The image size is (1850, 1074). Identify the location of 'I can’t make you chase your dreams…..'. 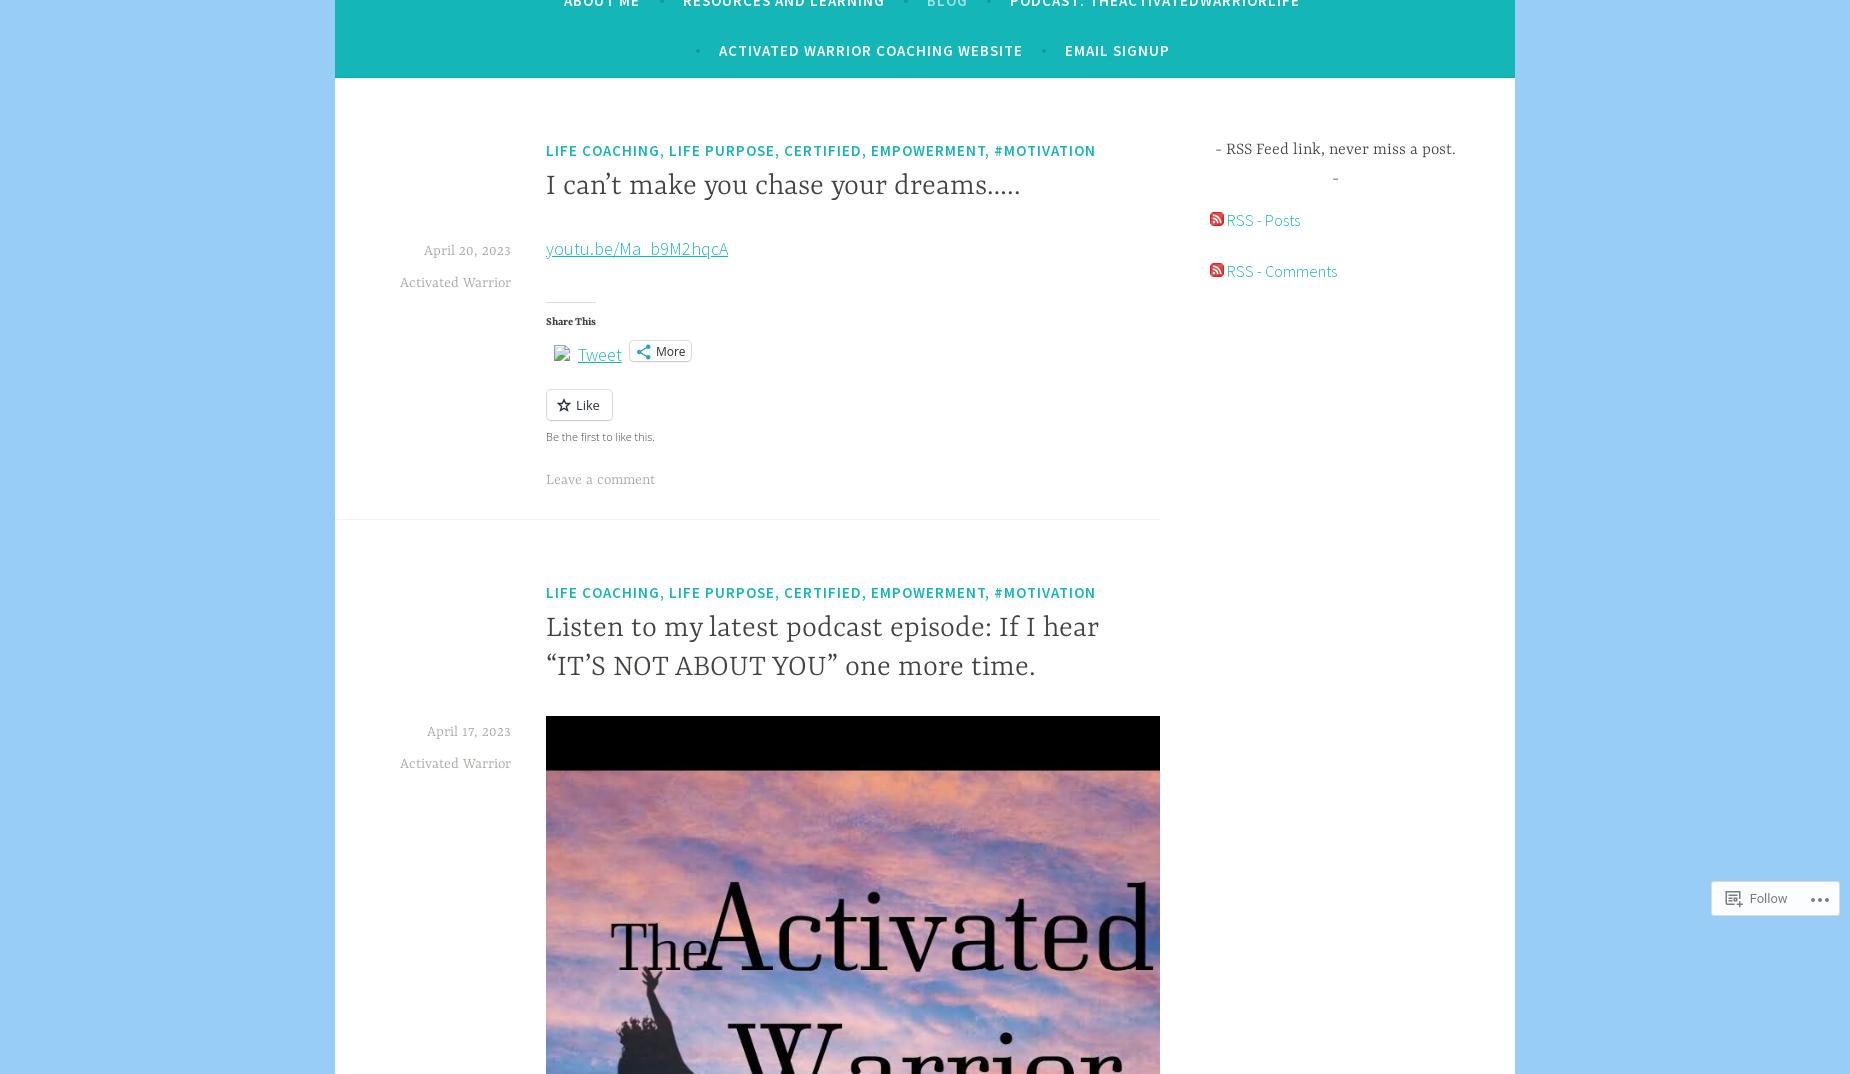
(545, 186).